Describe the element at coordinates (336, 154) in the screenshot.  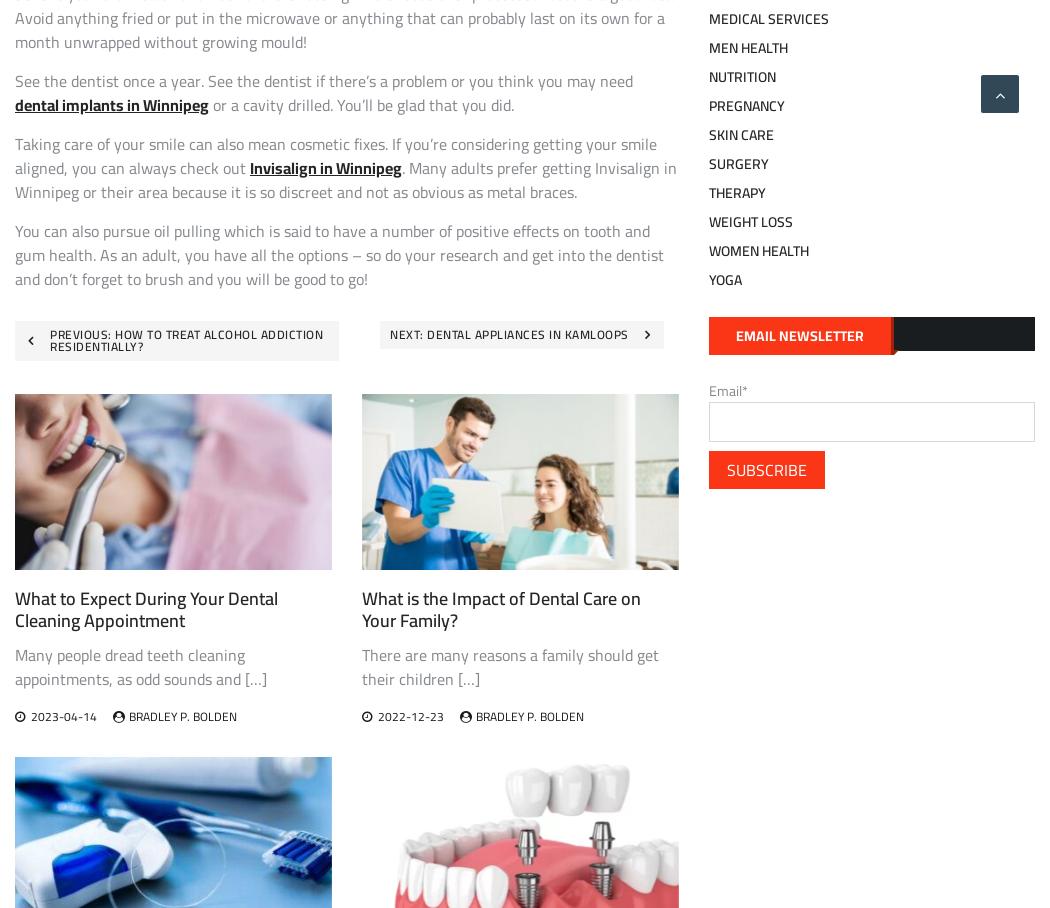
I see `'Taking care of your smile can also mean cosmetic fixes. If you’re considering getting your smile aligned, you can always check out'` at that location.